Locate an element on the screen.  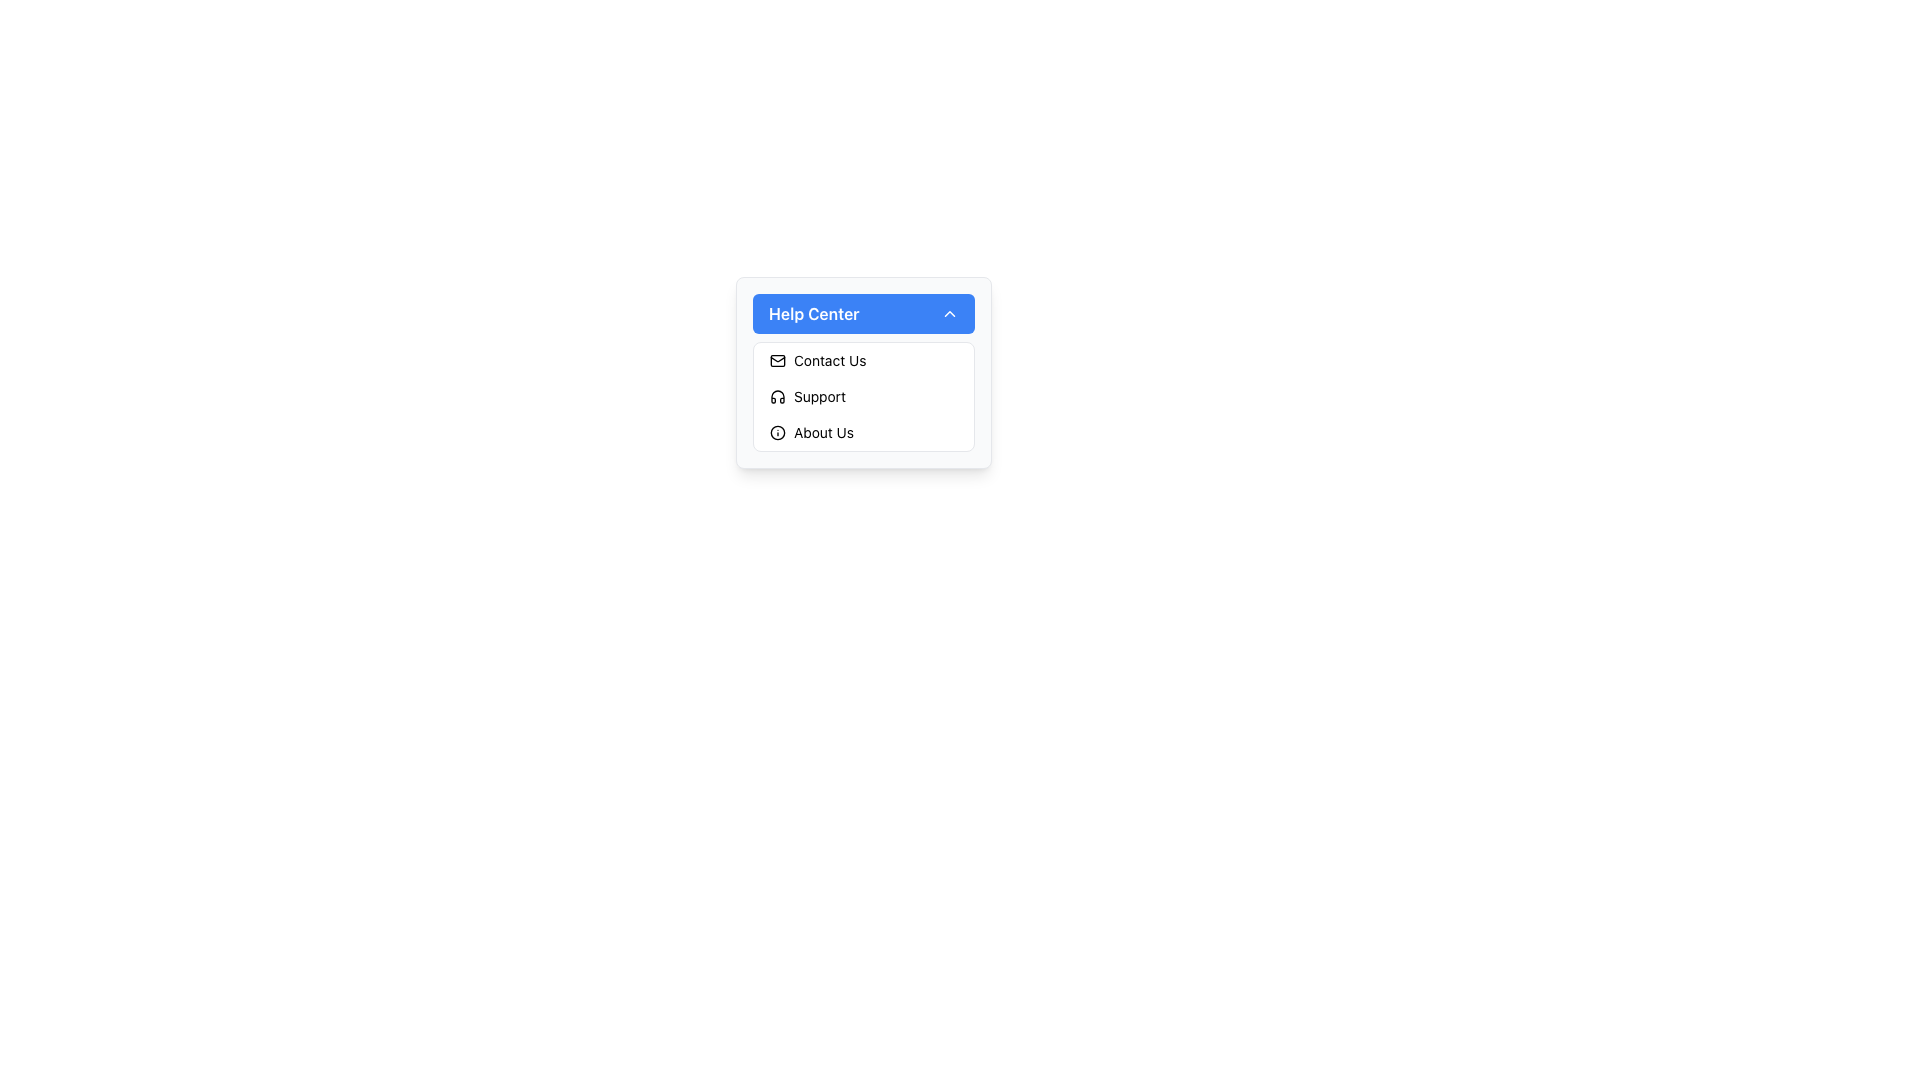
the rectangular shape with rounded corners that forms the base of the envelope icon in the 'Contact Us' item of the dropdown menu under the 'Help Center' section is located at coordinates (776, 361).